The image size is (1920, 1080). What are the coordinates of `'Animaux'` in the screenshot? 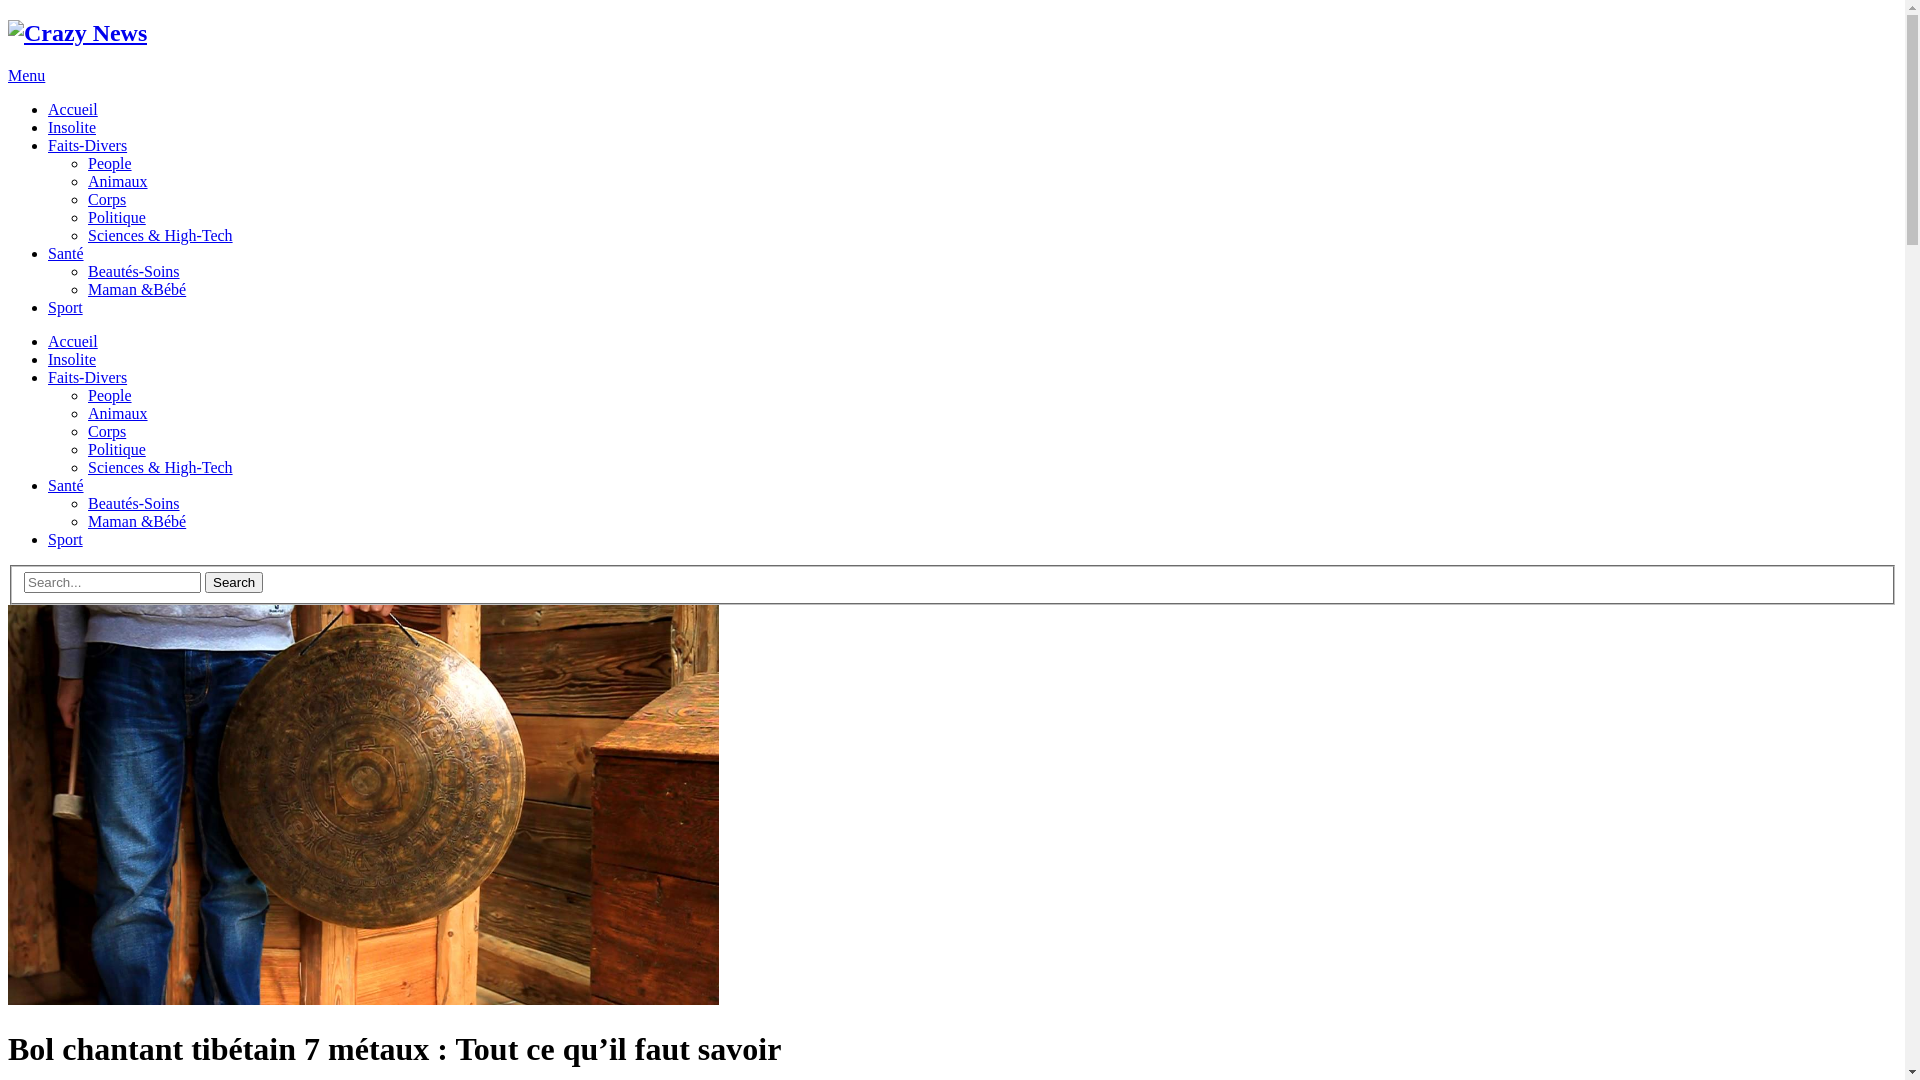 It's located at (117, 412).